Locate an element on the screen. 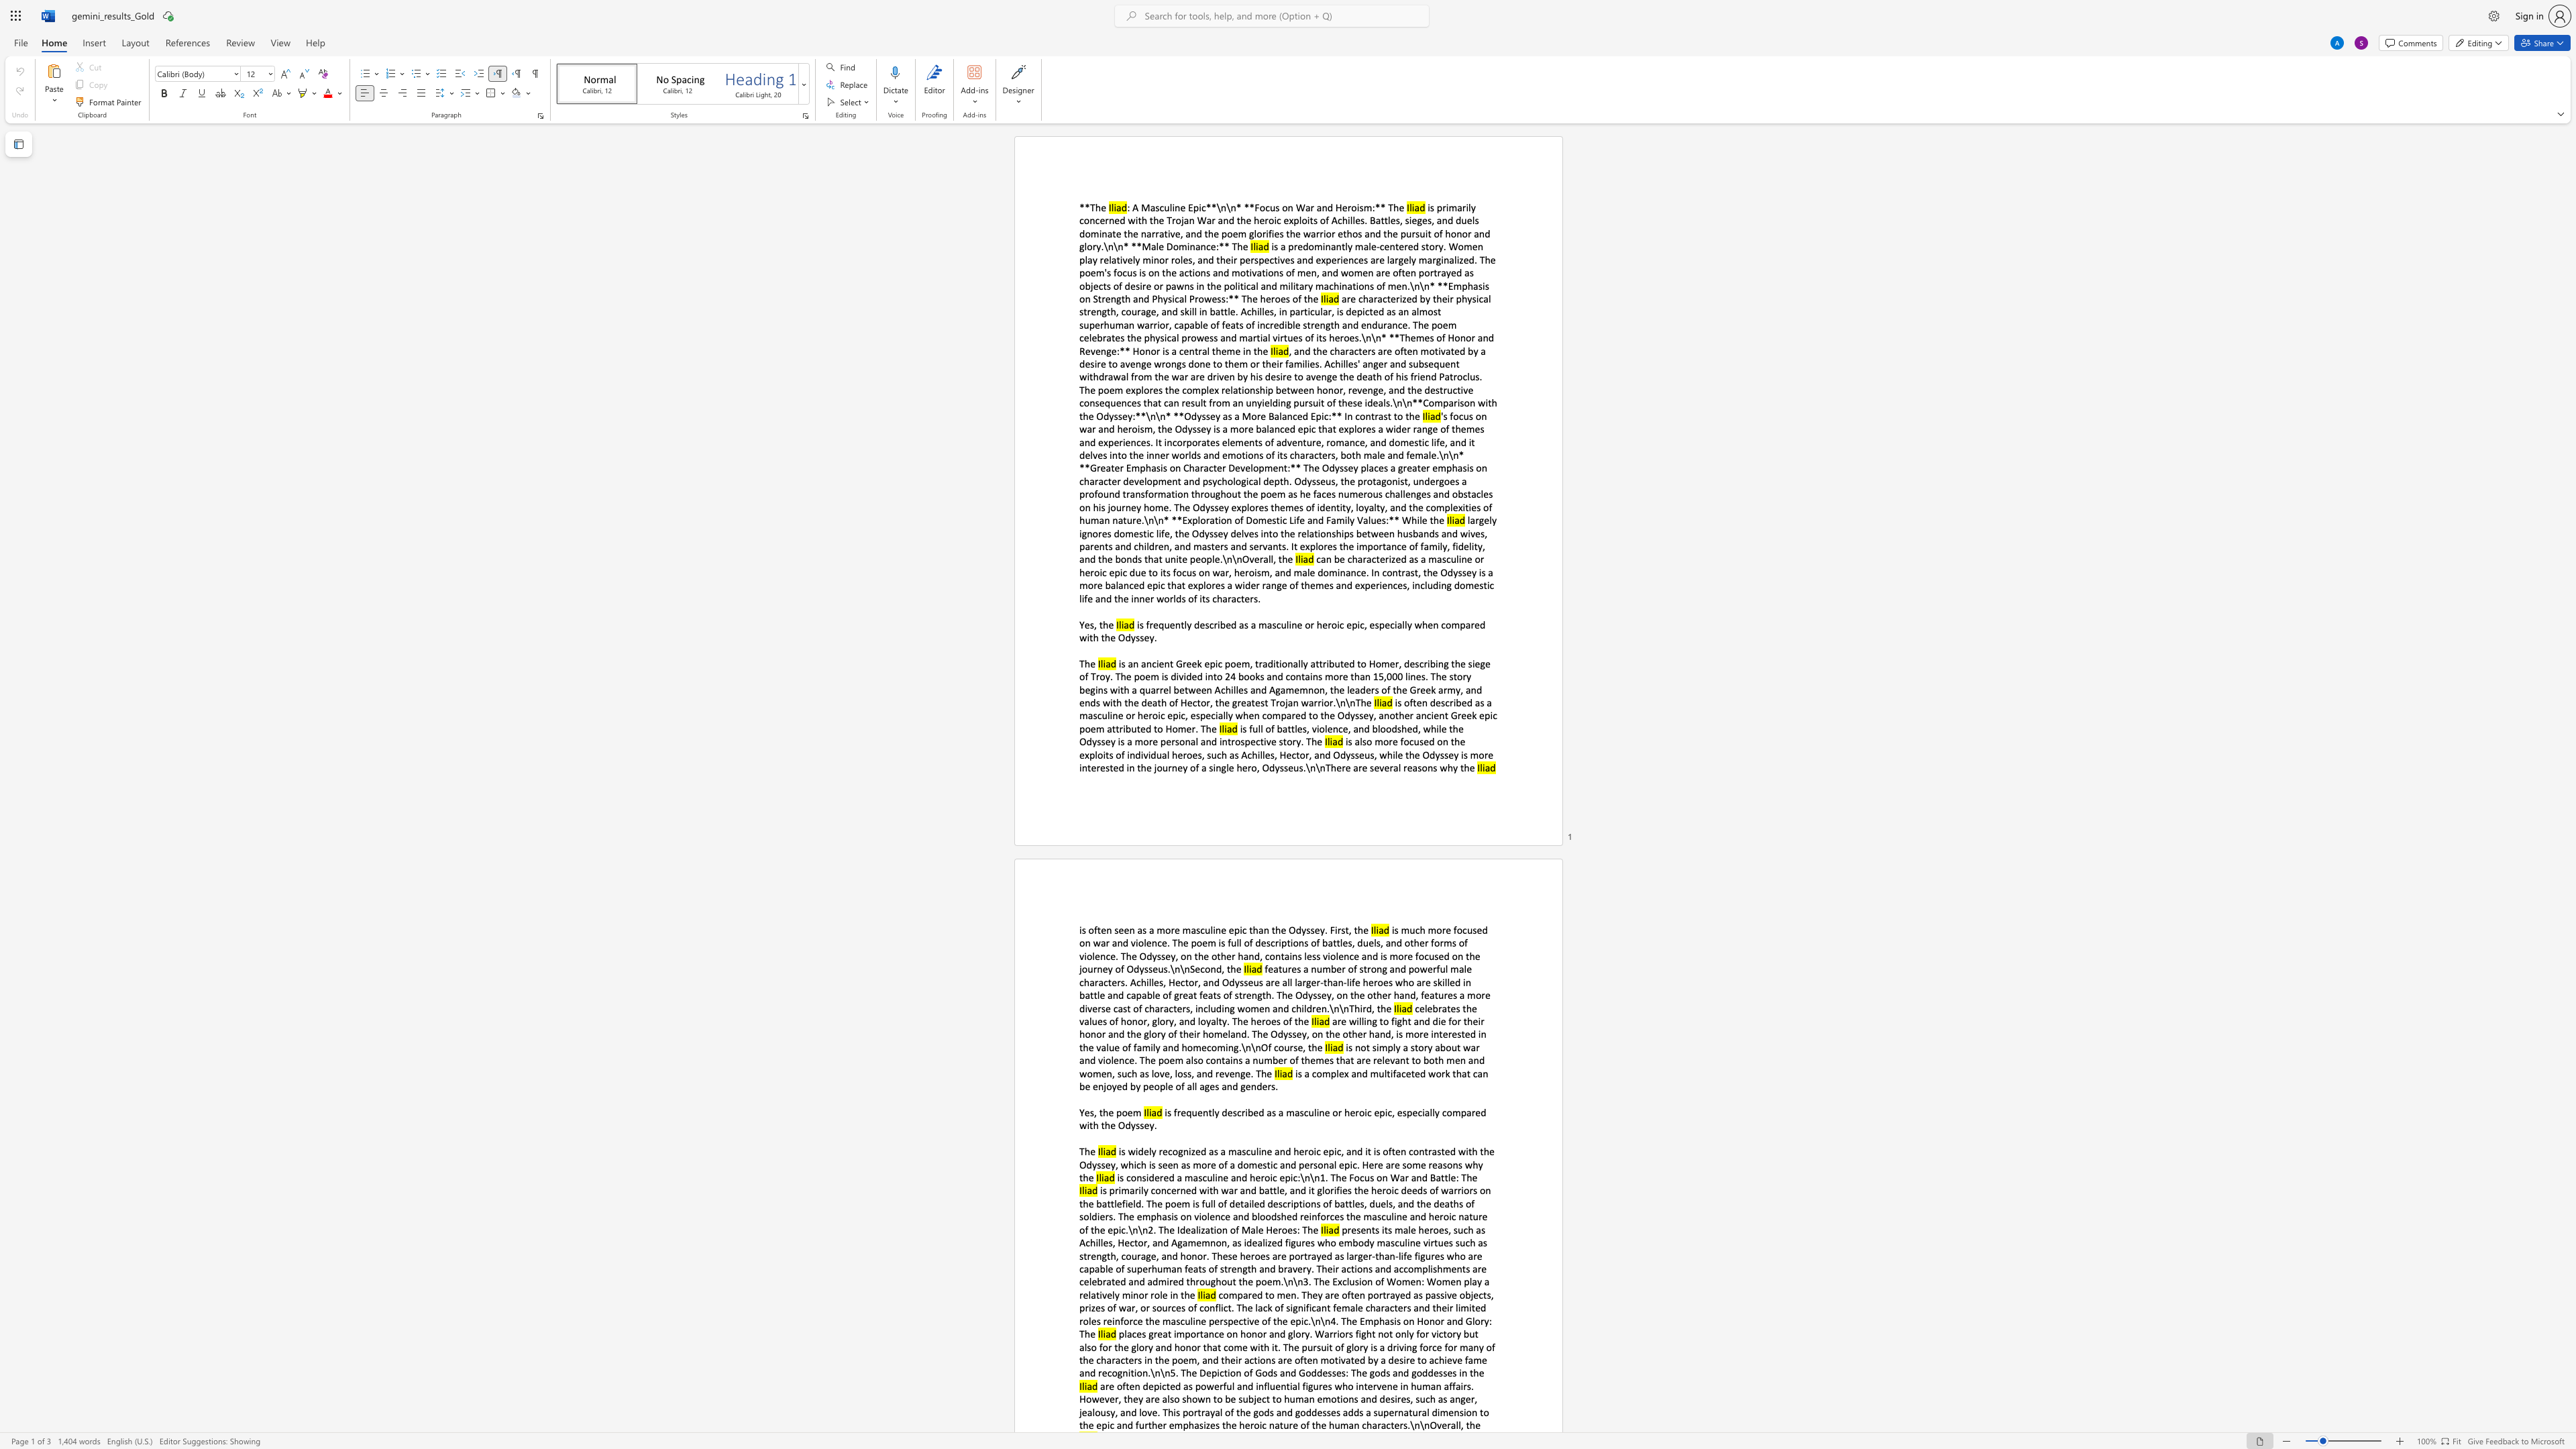 This screenshot has width=2576, height=1449. the subset text "r forms of violence. The Odyssey, on the other hand," within the text "is much more focused on war and violence. The poem is full of descriptions of battles, duels, and other forms of violence. The Odyssey, on the other hand, contains less violence and is more focused on the journey of Odysseus.\n\nSecond, the" is located at coordinates (1424, 943).